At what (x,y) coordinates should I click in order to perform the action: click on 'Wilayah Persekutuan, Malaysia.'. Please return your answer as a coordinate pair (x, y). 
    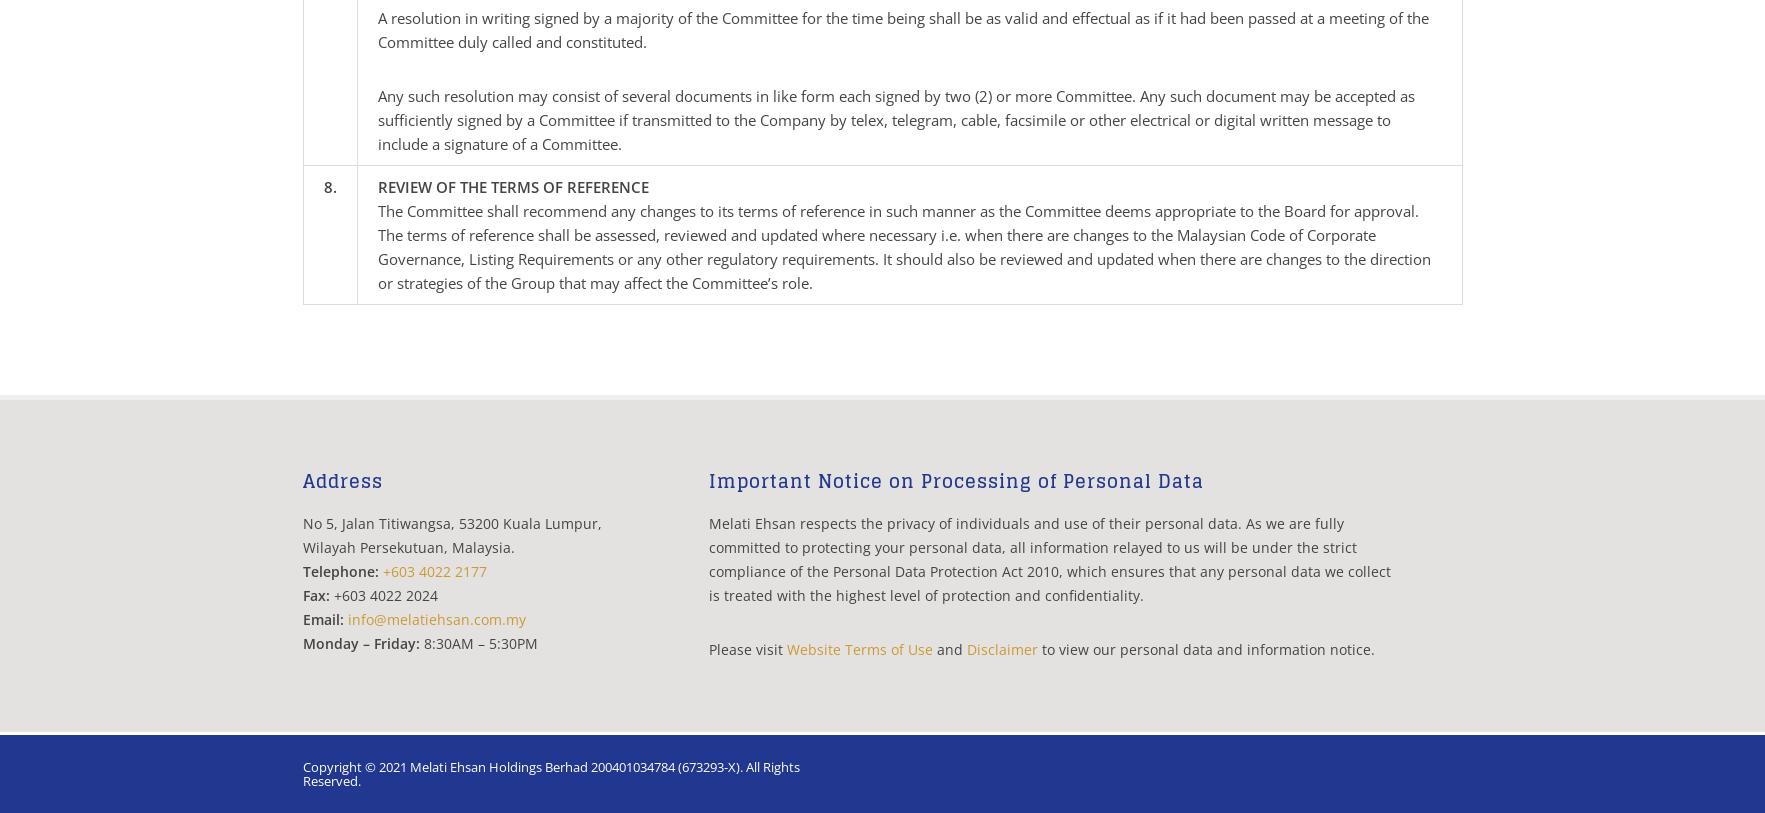
    Looking at the image, I should click on (407, 547).